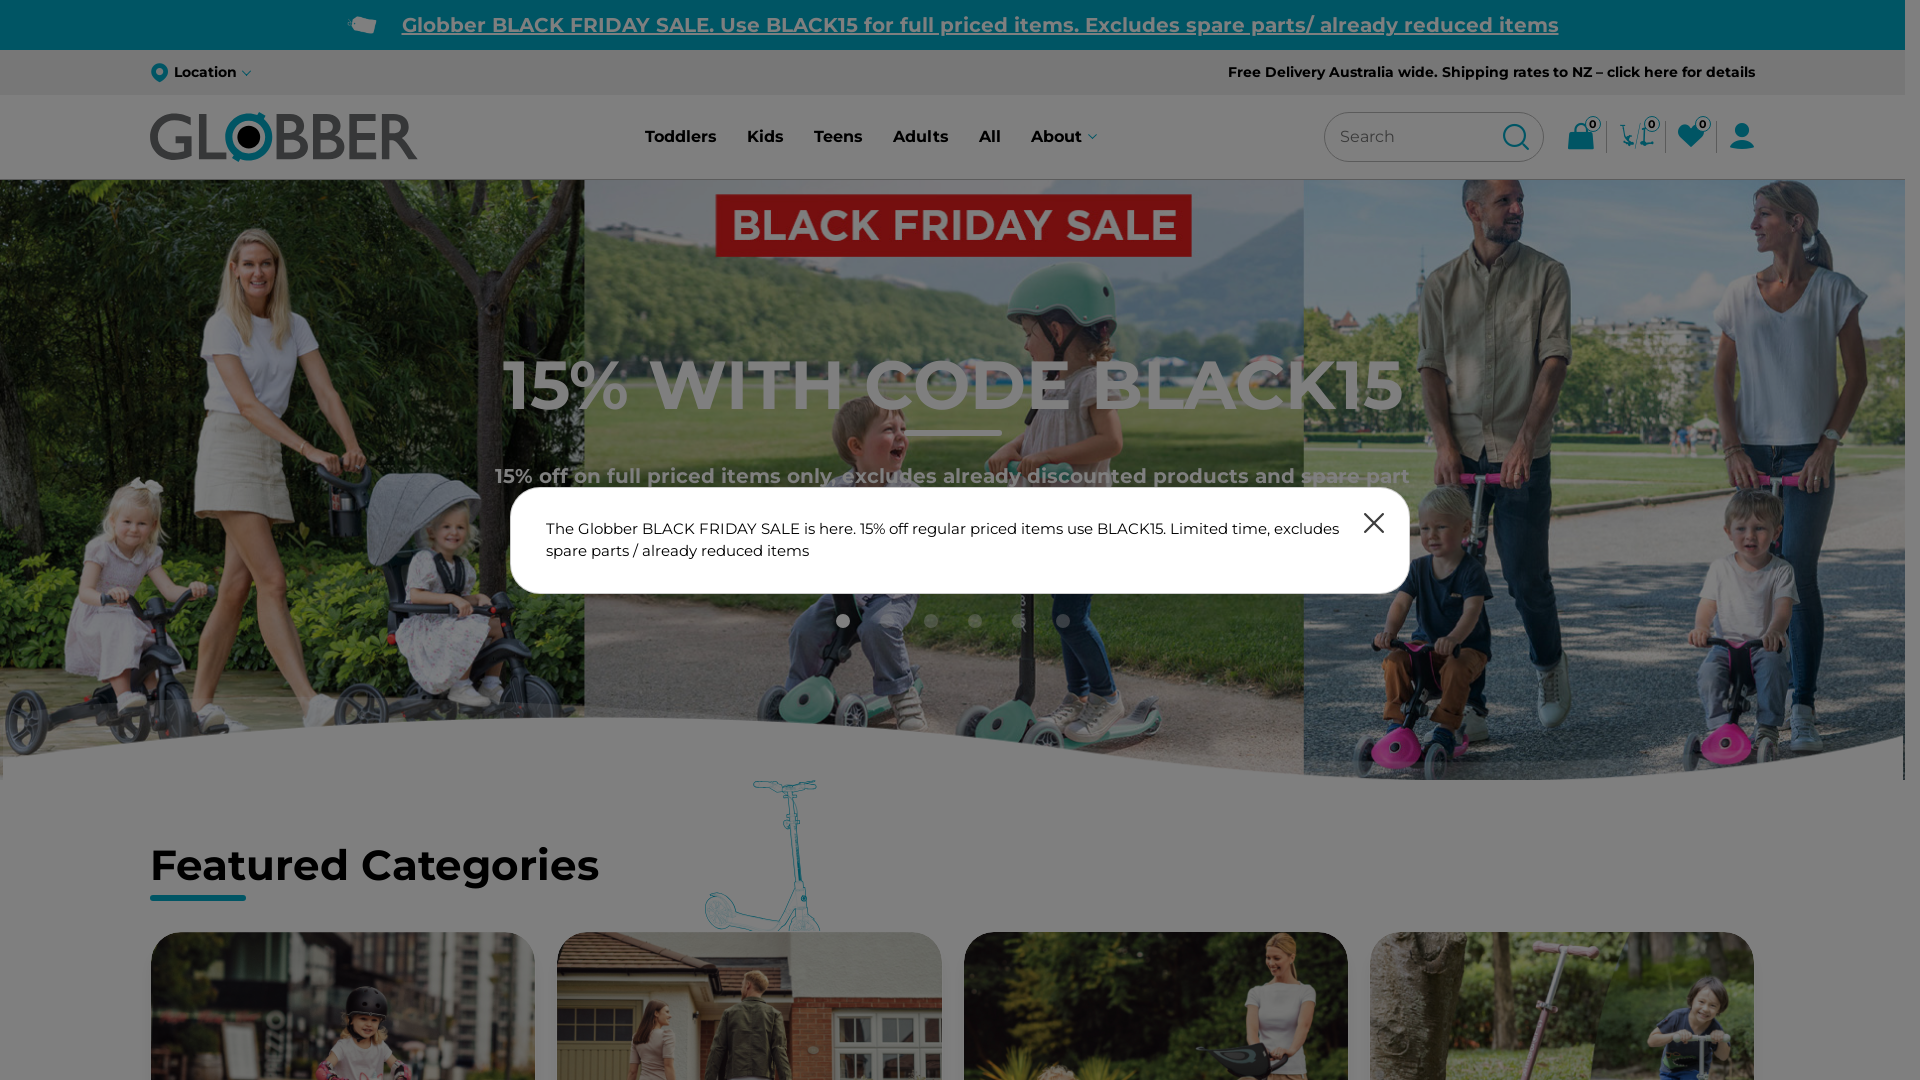 Image resolution: width=1920 pixels, height=1080 pixels. I want to click on 'All', so click(989, 136).